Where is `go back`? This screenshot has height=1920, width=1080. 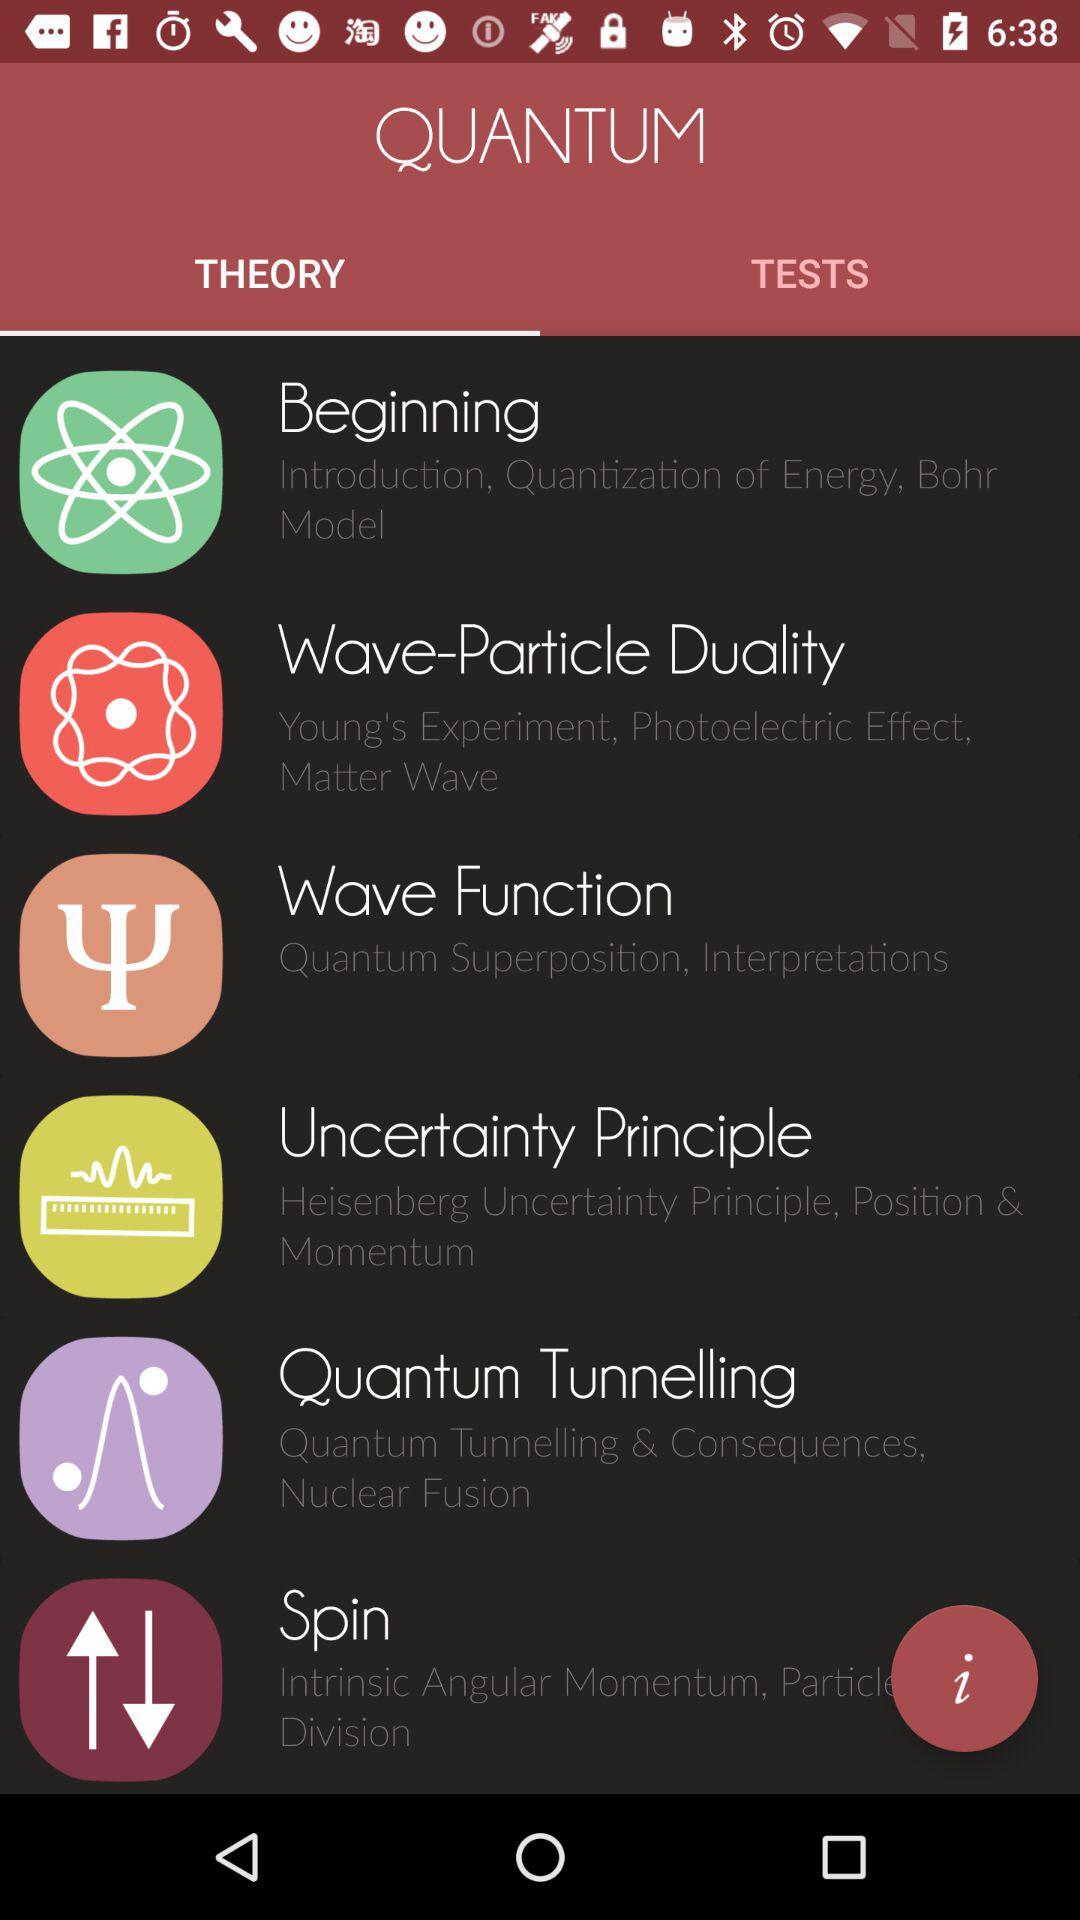 go back is located at coordinates (120, 1680).